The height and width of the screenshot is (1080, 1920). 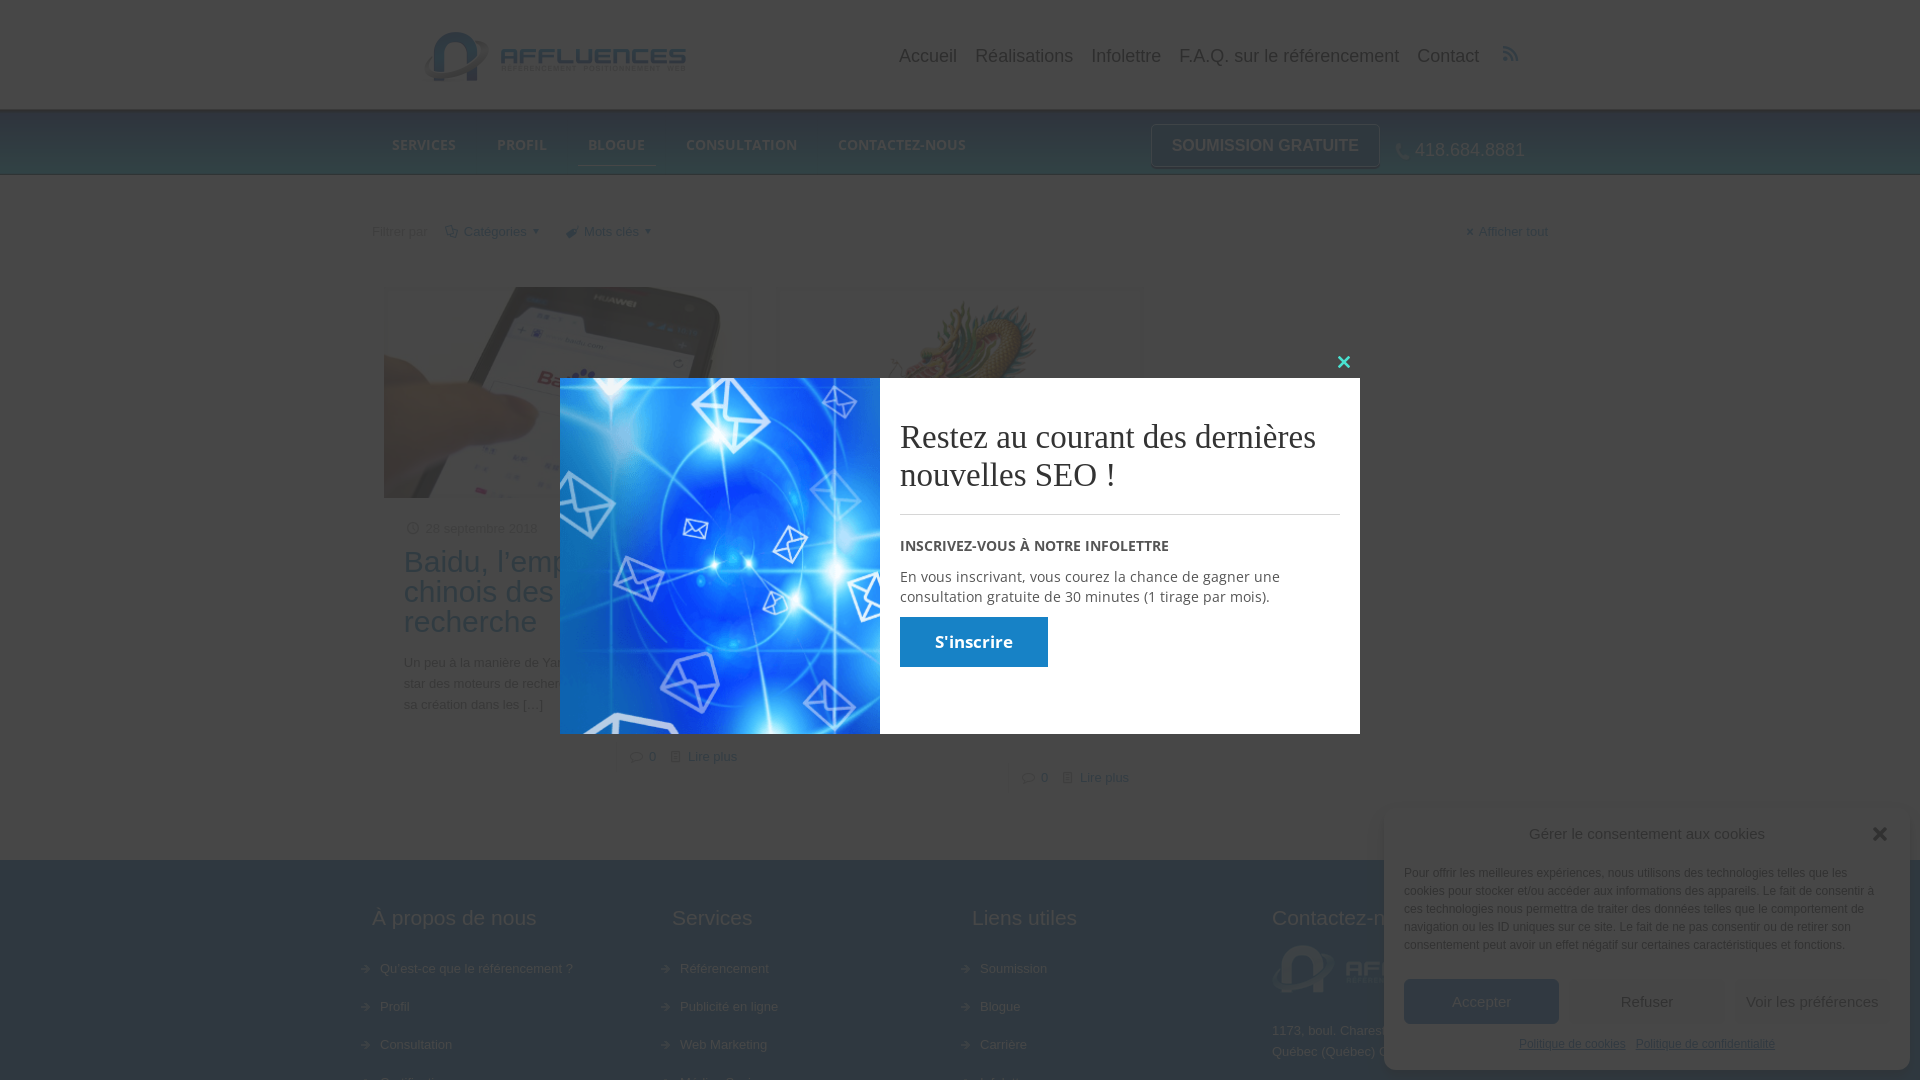 I want to click on 'SERVICES', so click(x=423, y=144).